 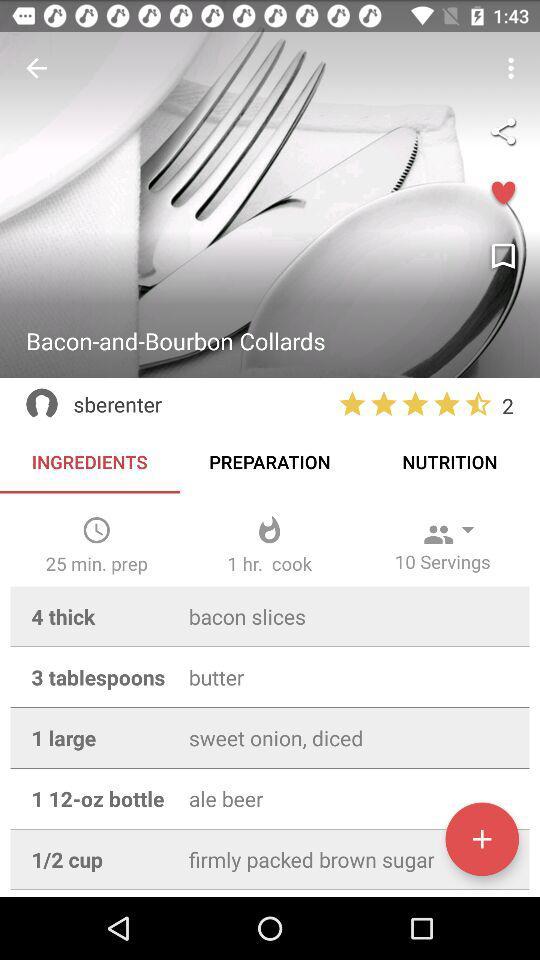 I want to click on go back, so click(x=36, y=68).